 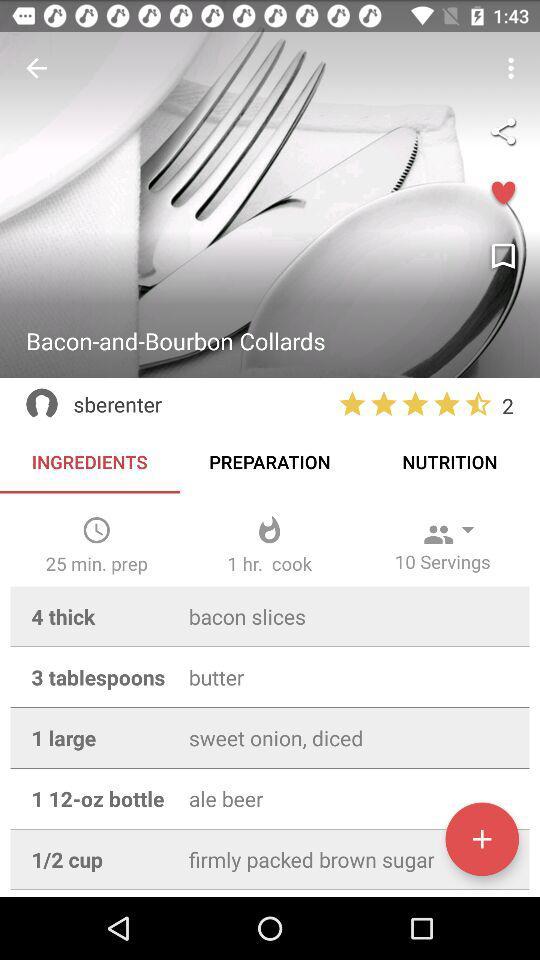 I want to click on go back, so click(x=36, y=68).